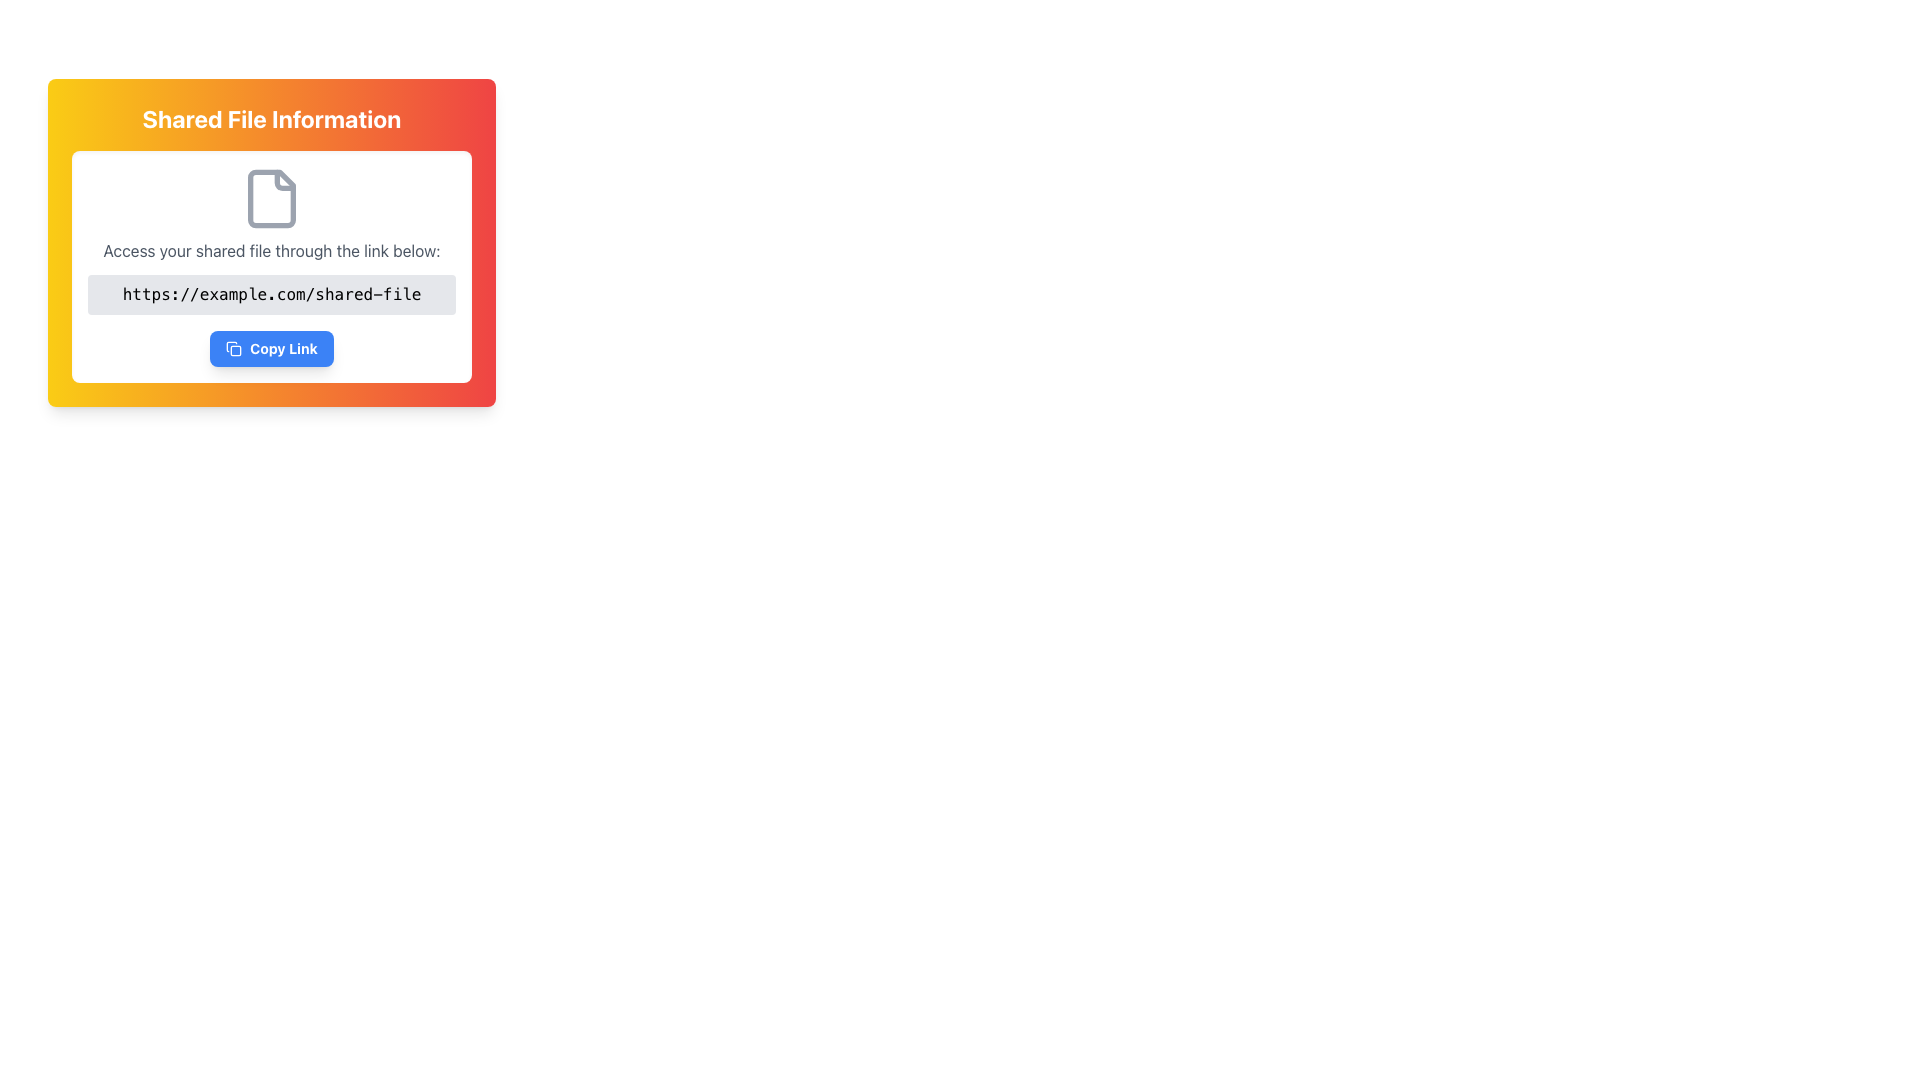 The width and height of the screenshot is (1920, 1080). Describe the element at coordinates (234, 347) in the screenshot. I see `the copy icon located at the leftmost section of the 'Copy Link' button, adjacent to the text label` at that location.